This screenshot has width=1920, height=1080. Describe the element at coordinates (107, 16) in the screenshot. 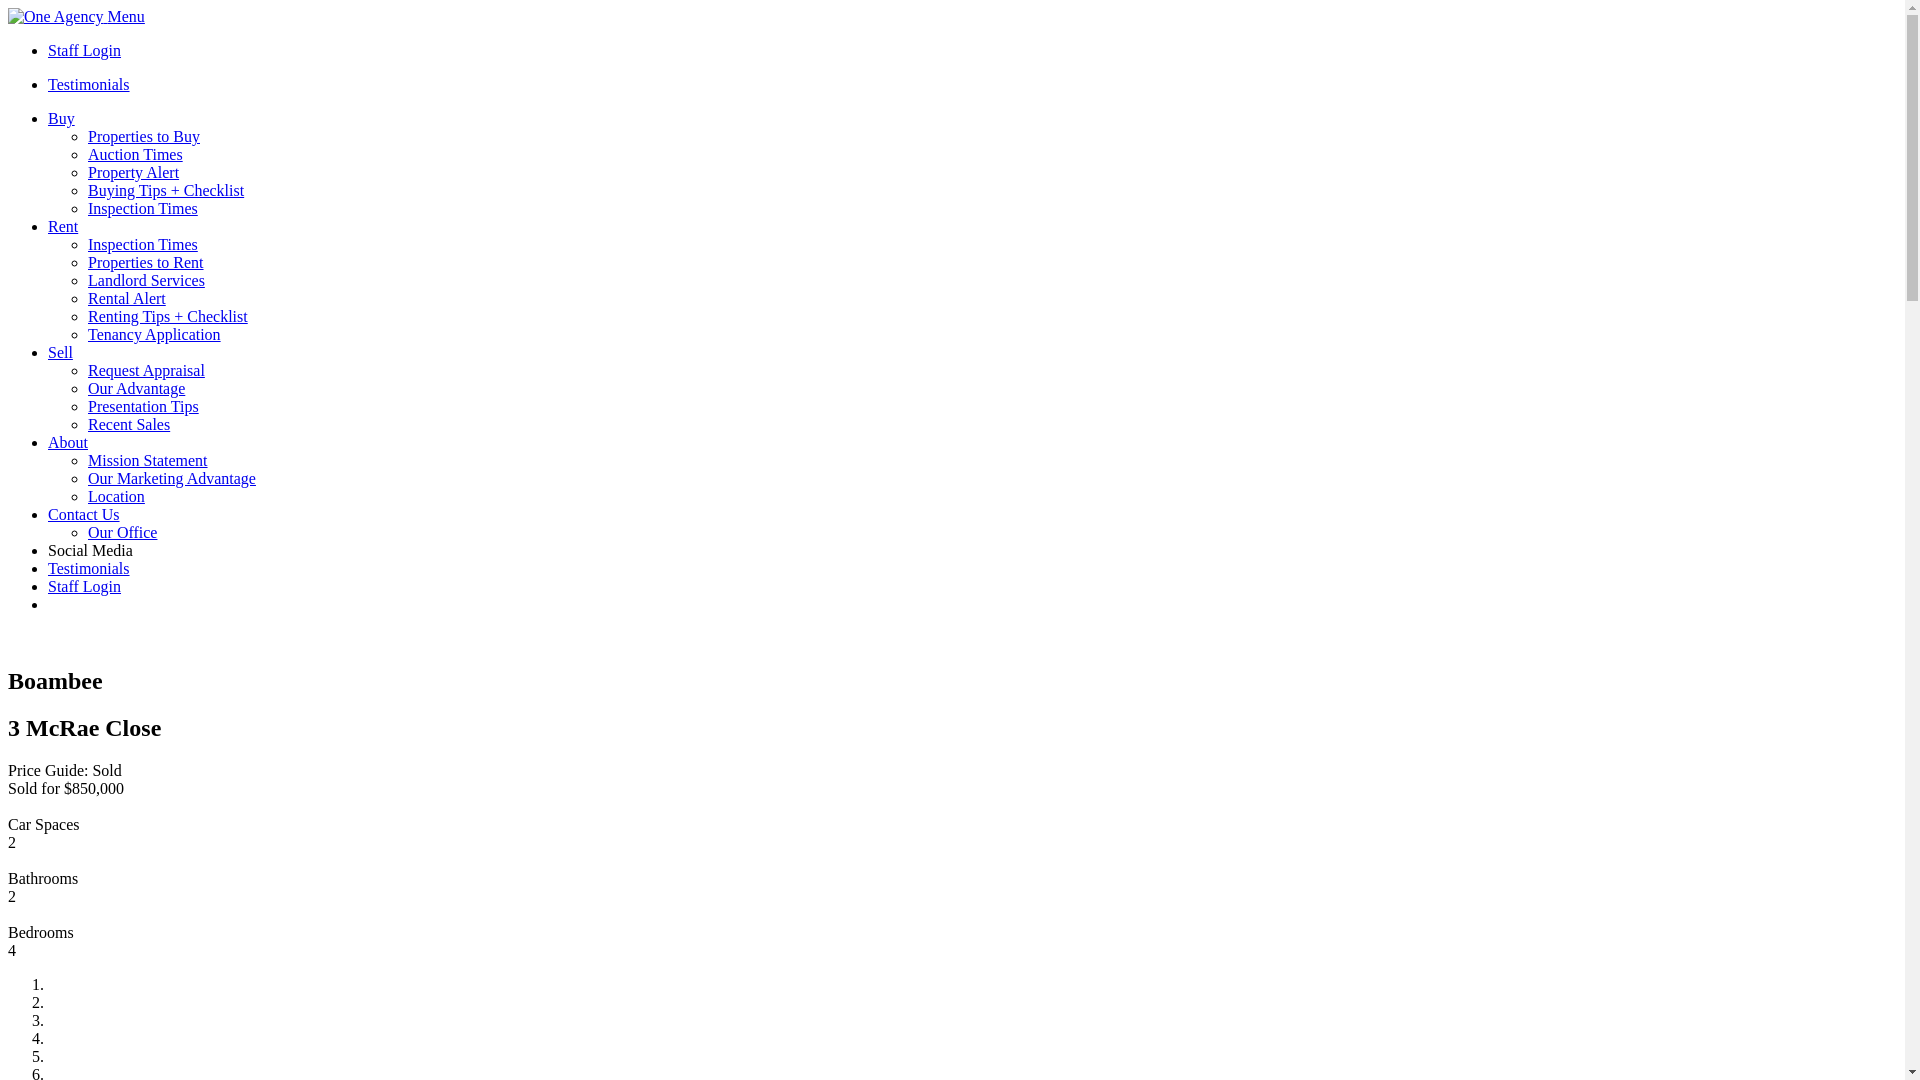

I see `'Menu'` at that location.